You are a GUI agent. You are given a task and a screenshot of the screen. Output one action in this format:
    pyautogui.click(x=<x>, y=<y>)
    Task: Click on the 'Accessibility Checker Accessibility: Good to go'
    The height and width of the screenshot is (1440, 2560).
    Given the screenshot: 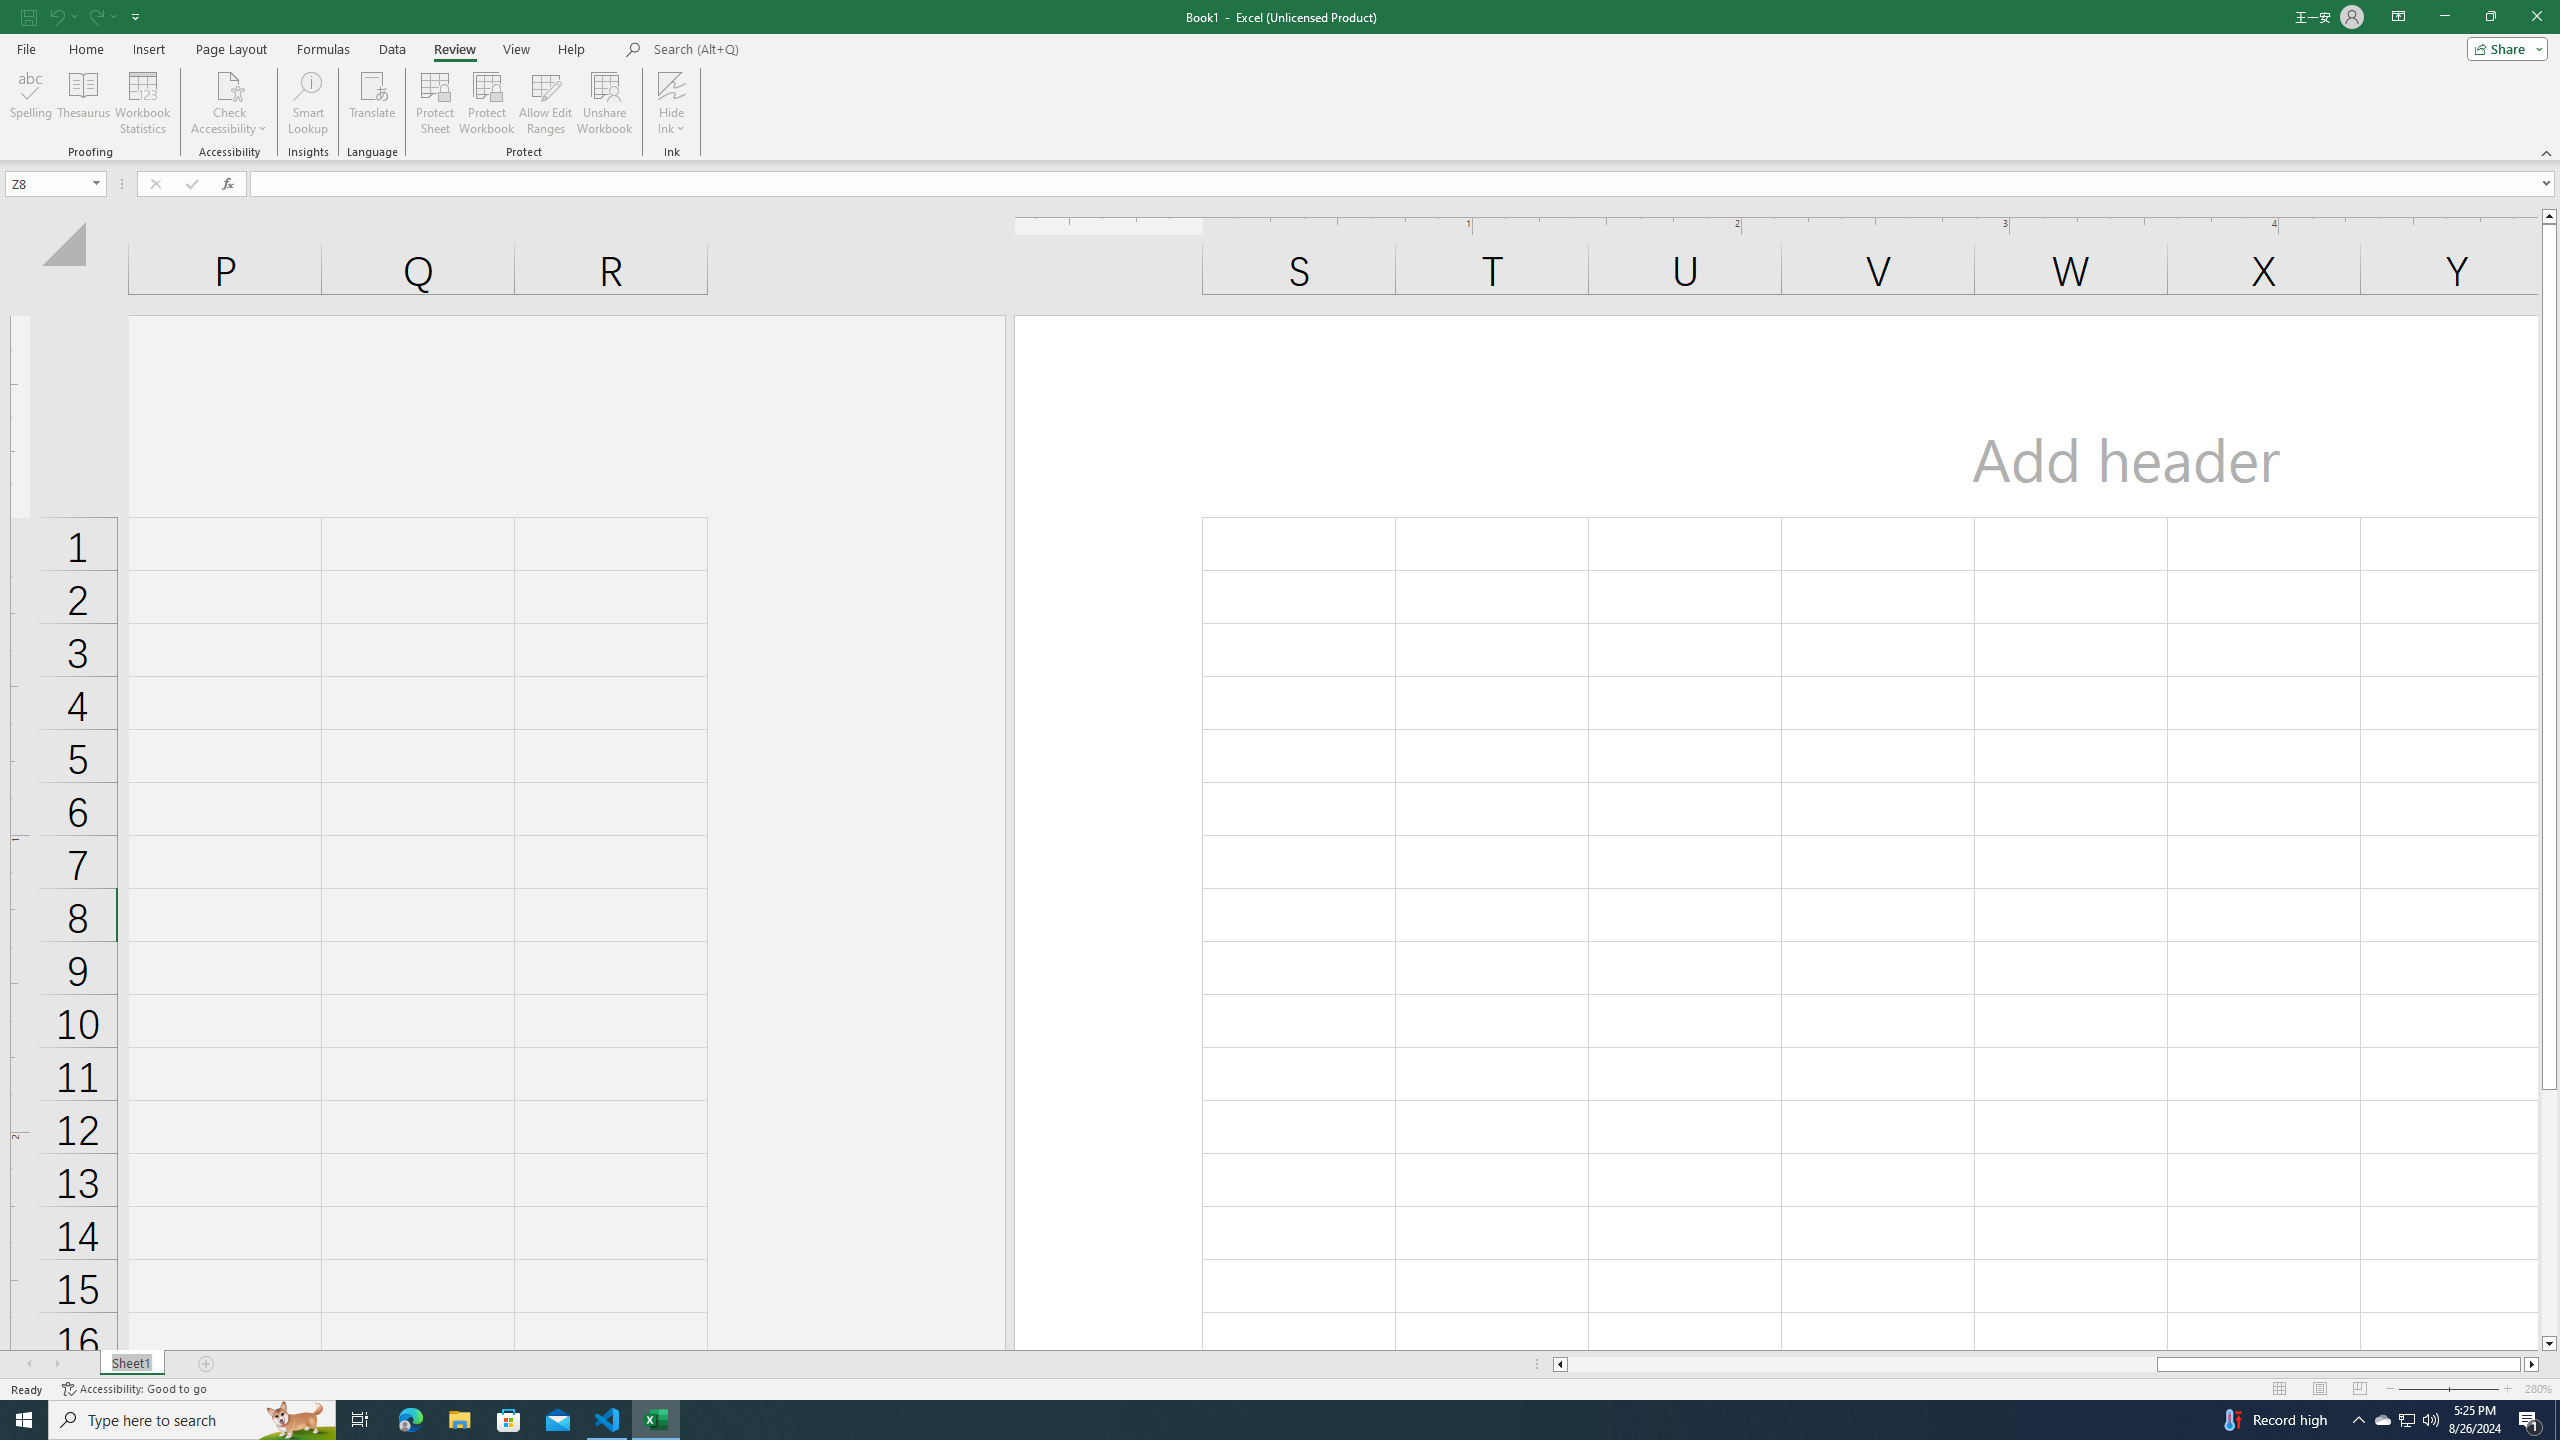 What is the action you would take?
    pyautogui.click(x=134, y=1389)
    